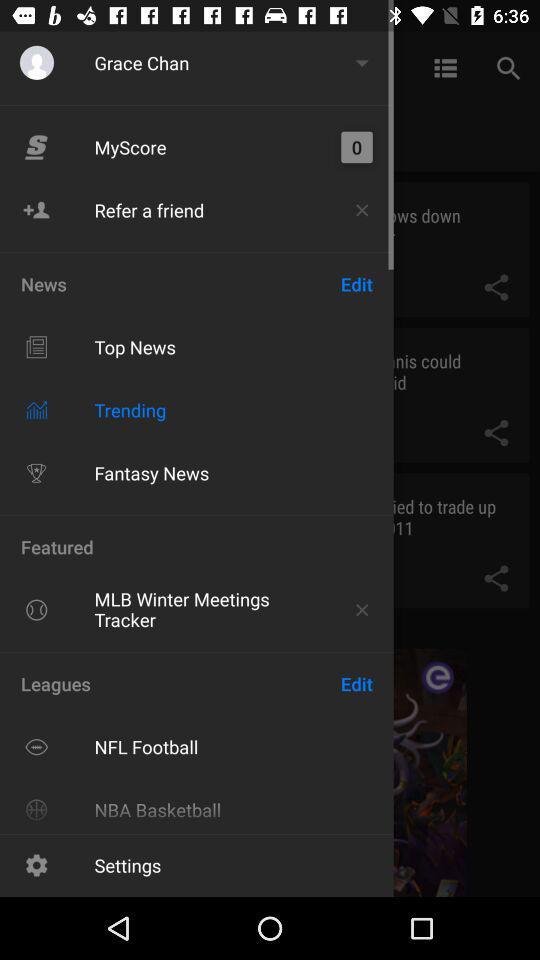  I want to click on share option in first row, so click(495, 286).